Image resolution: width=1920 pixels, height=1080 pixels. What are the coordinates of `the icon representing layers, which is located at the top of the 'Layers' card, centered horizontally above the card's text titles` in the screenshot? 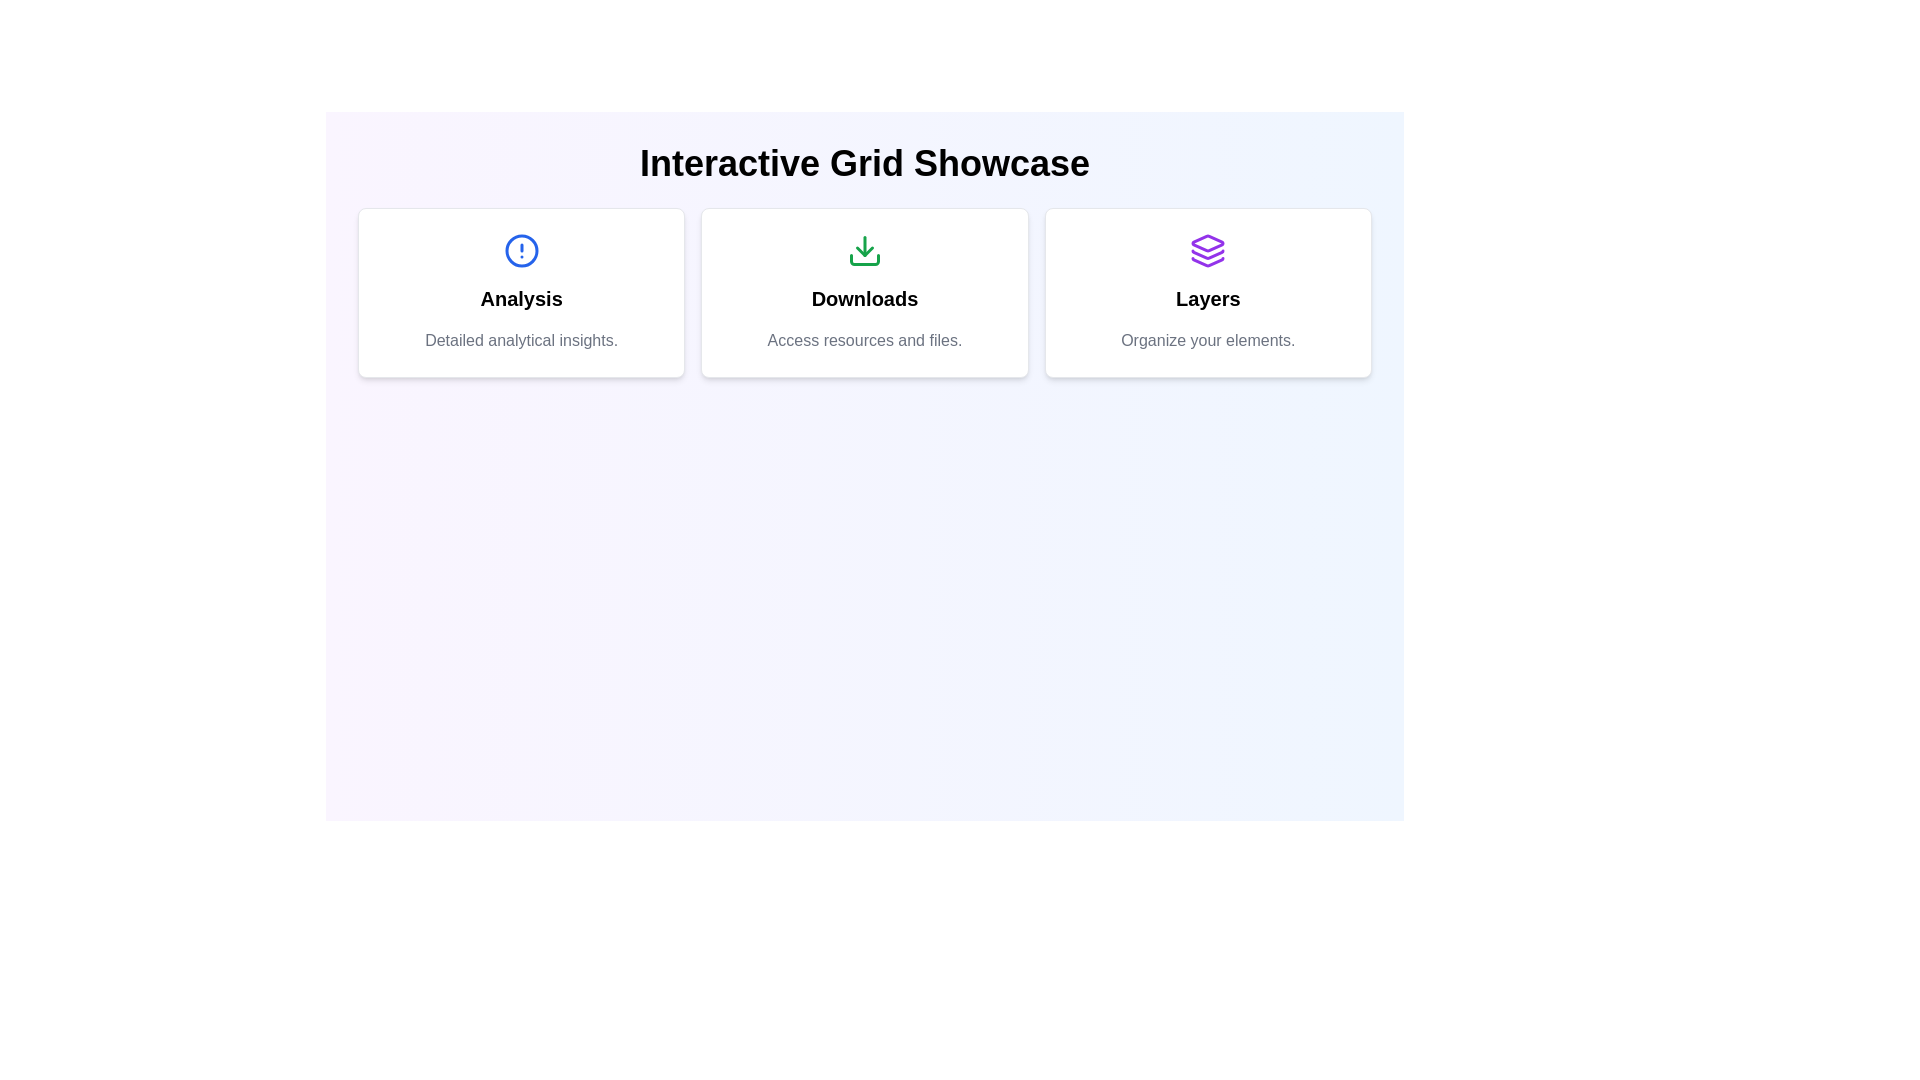 It's located at (1207, 249).